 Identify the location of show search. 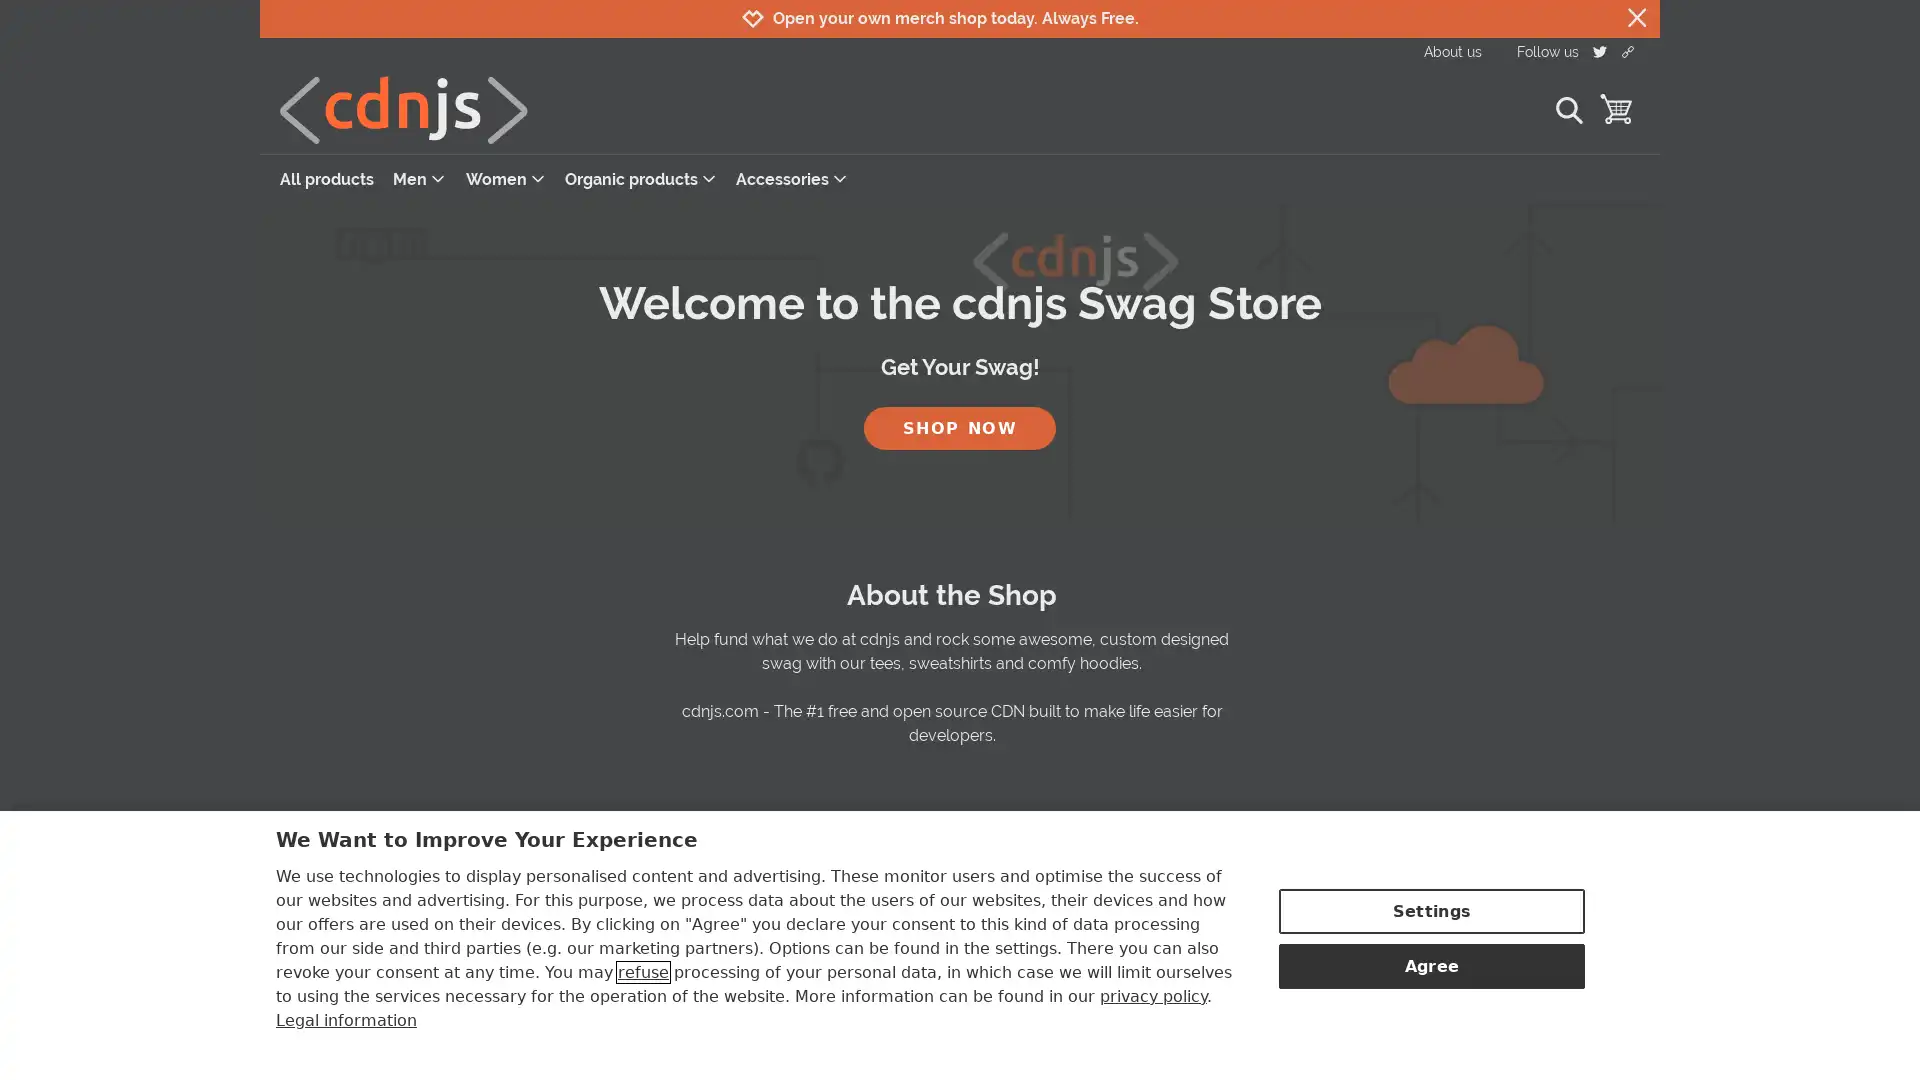
(1567, 109).